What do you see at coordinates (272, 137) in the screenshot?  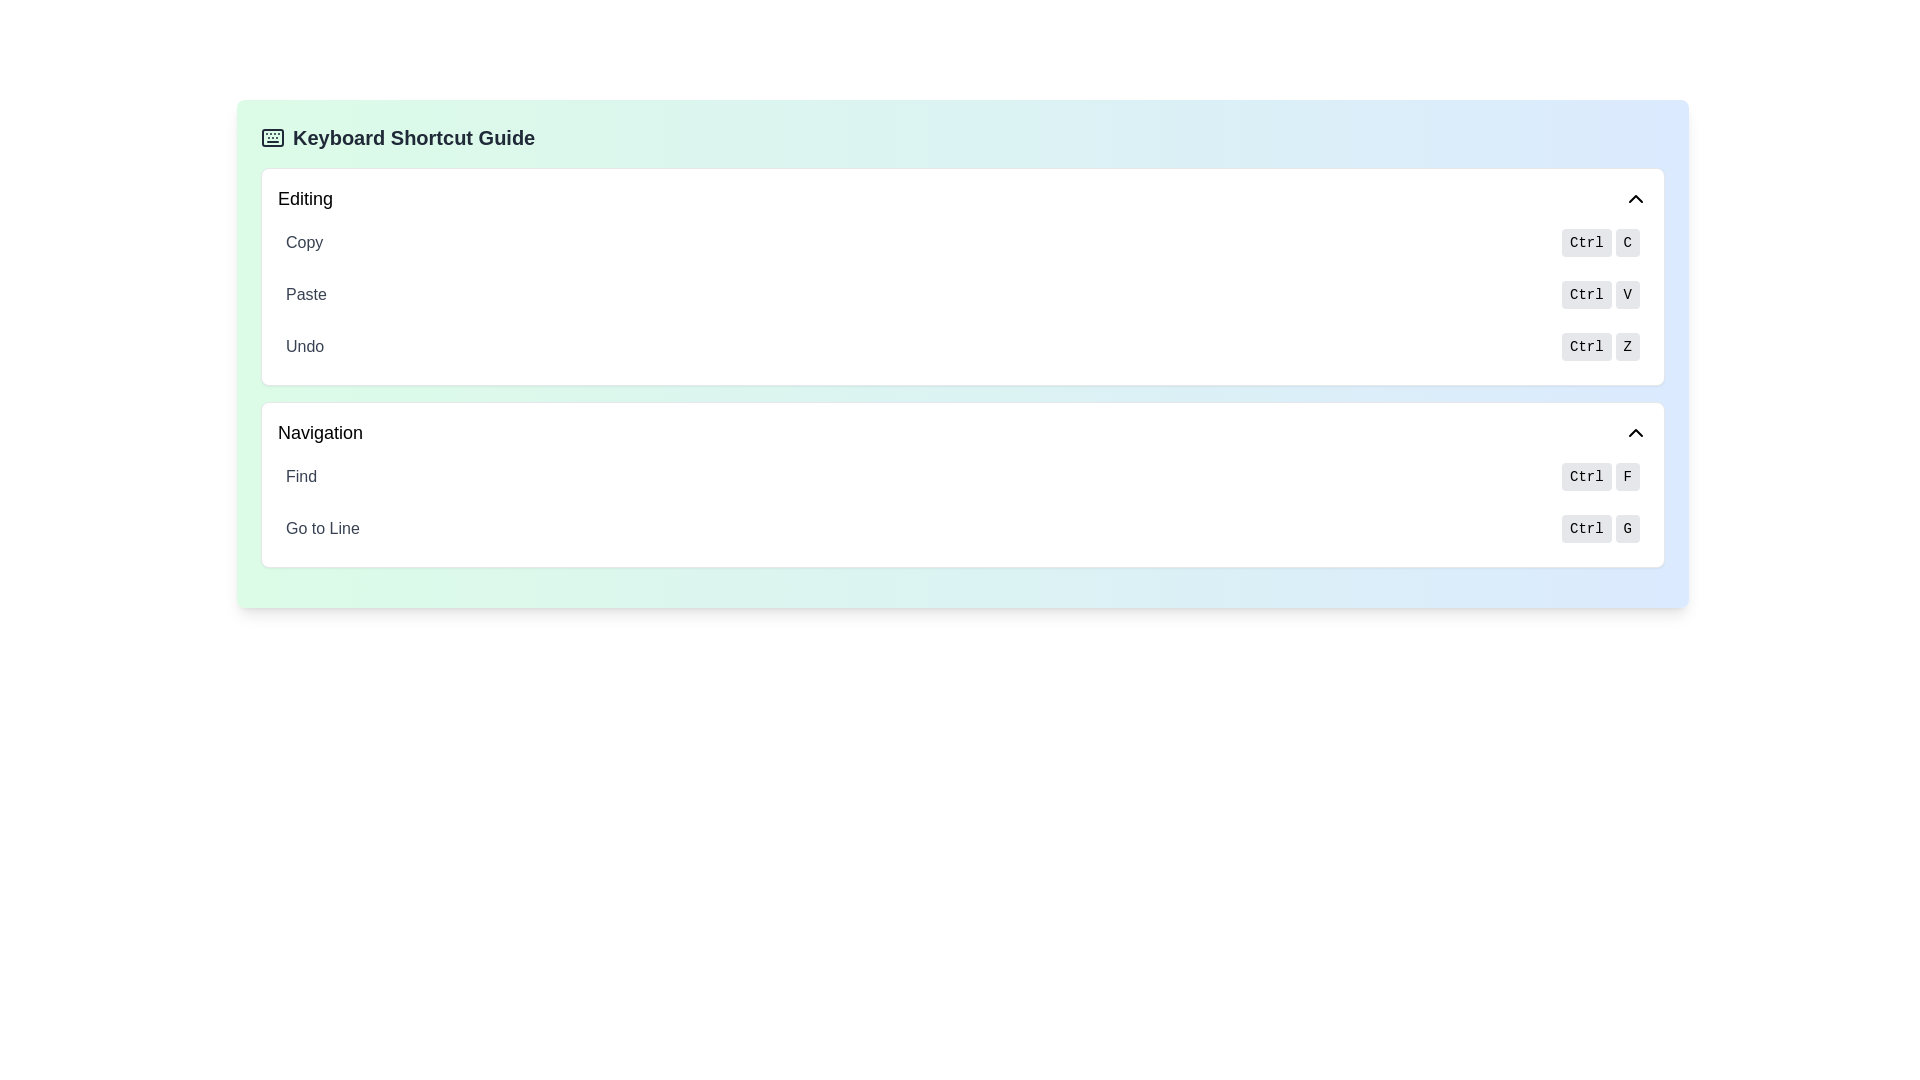 I see `the SVG rectangle shape that is part of the keyboard icon, located near the title 'Keyboard Shortcut Guide'` at bounding box center [272, 137].